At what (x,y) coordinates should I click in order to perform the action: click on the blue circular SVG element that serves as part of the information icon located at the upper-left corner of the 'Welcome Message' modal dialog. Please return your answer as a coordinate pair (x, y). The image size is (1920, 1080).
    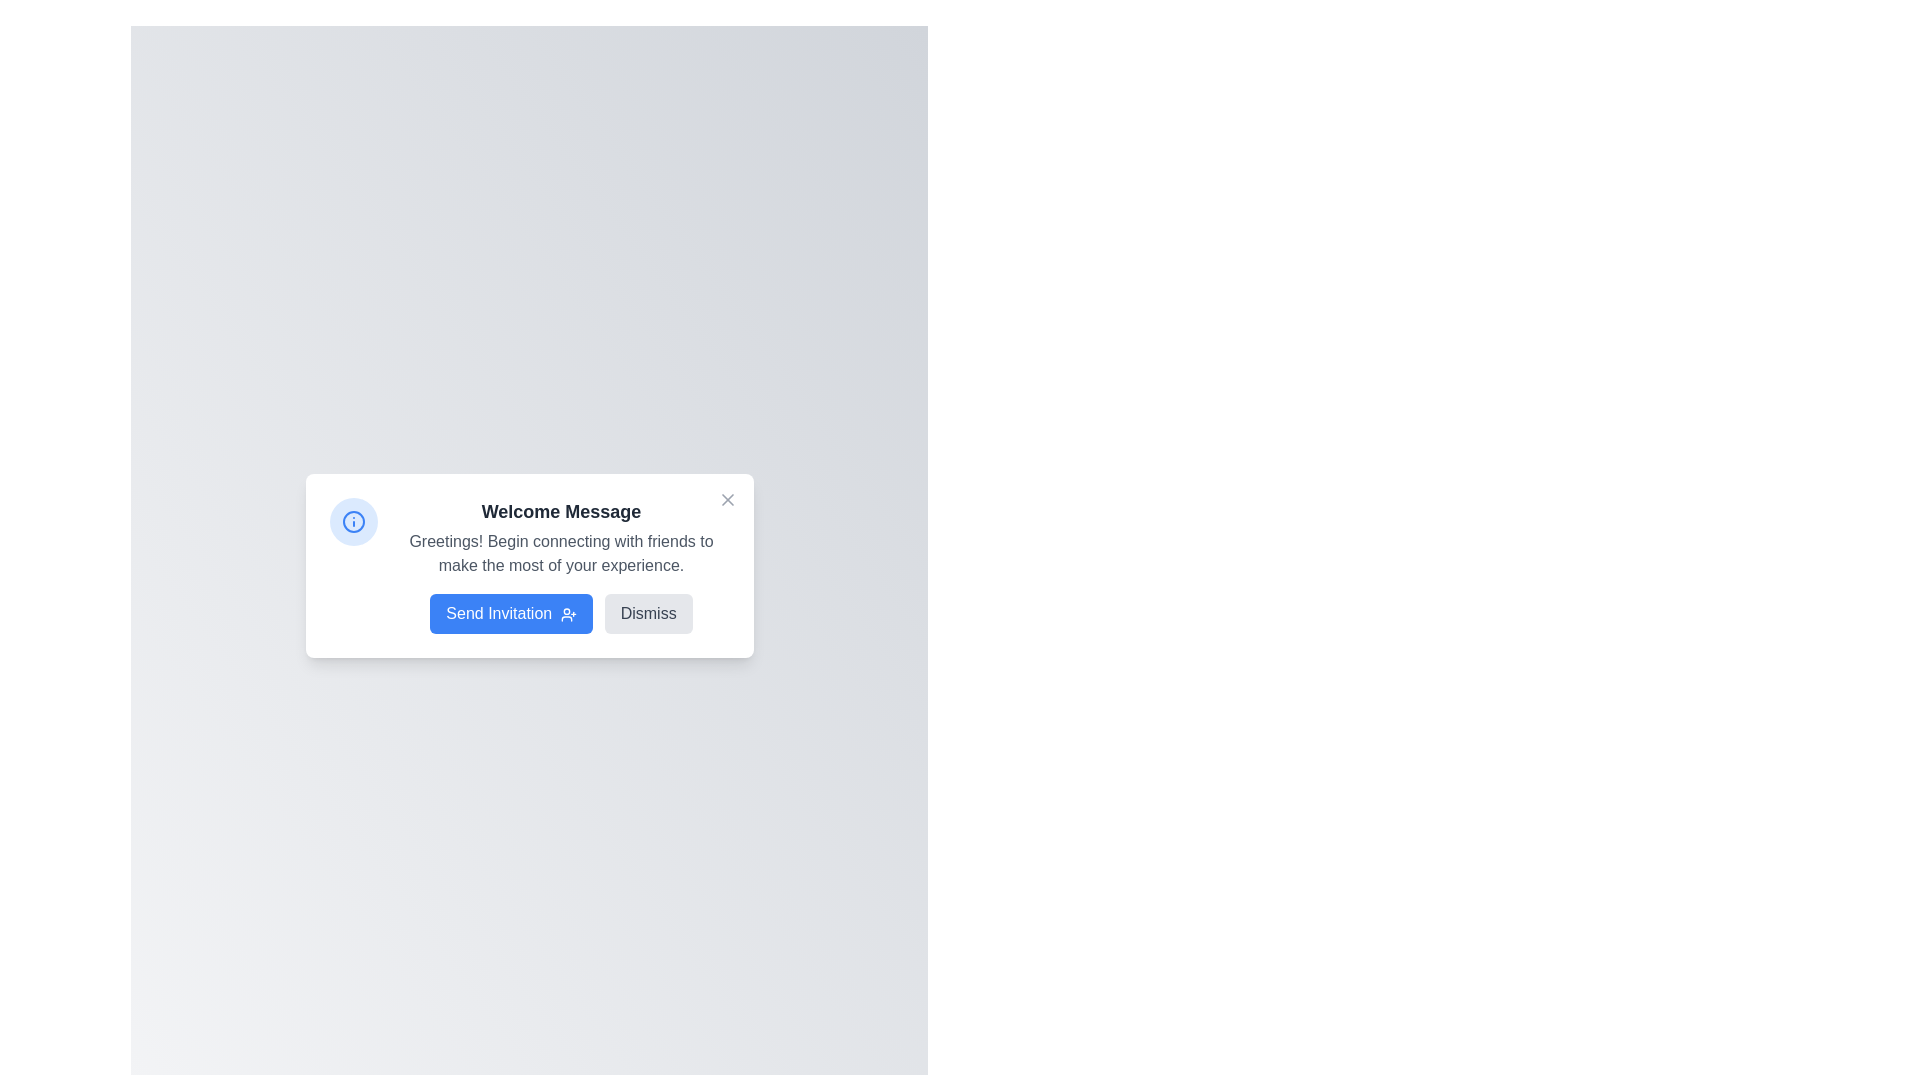
    Looking at the image, I should click on (353, 520).